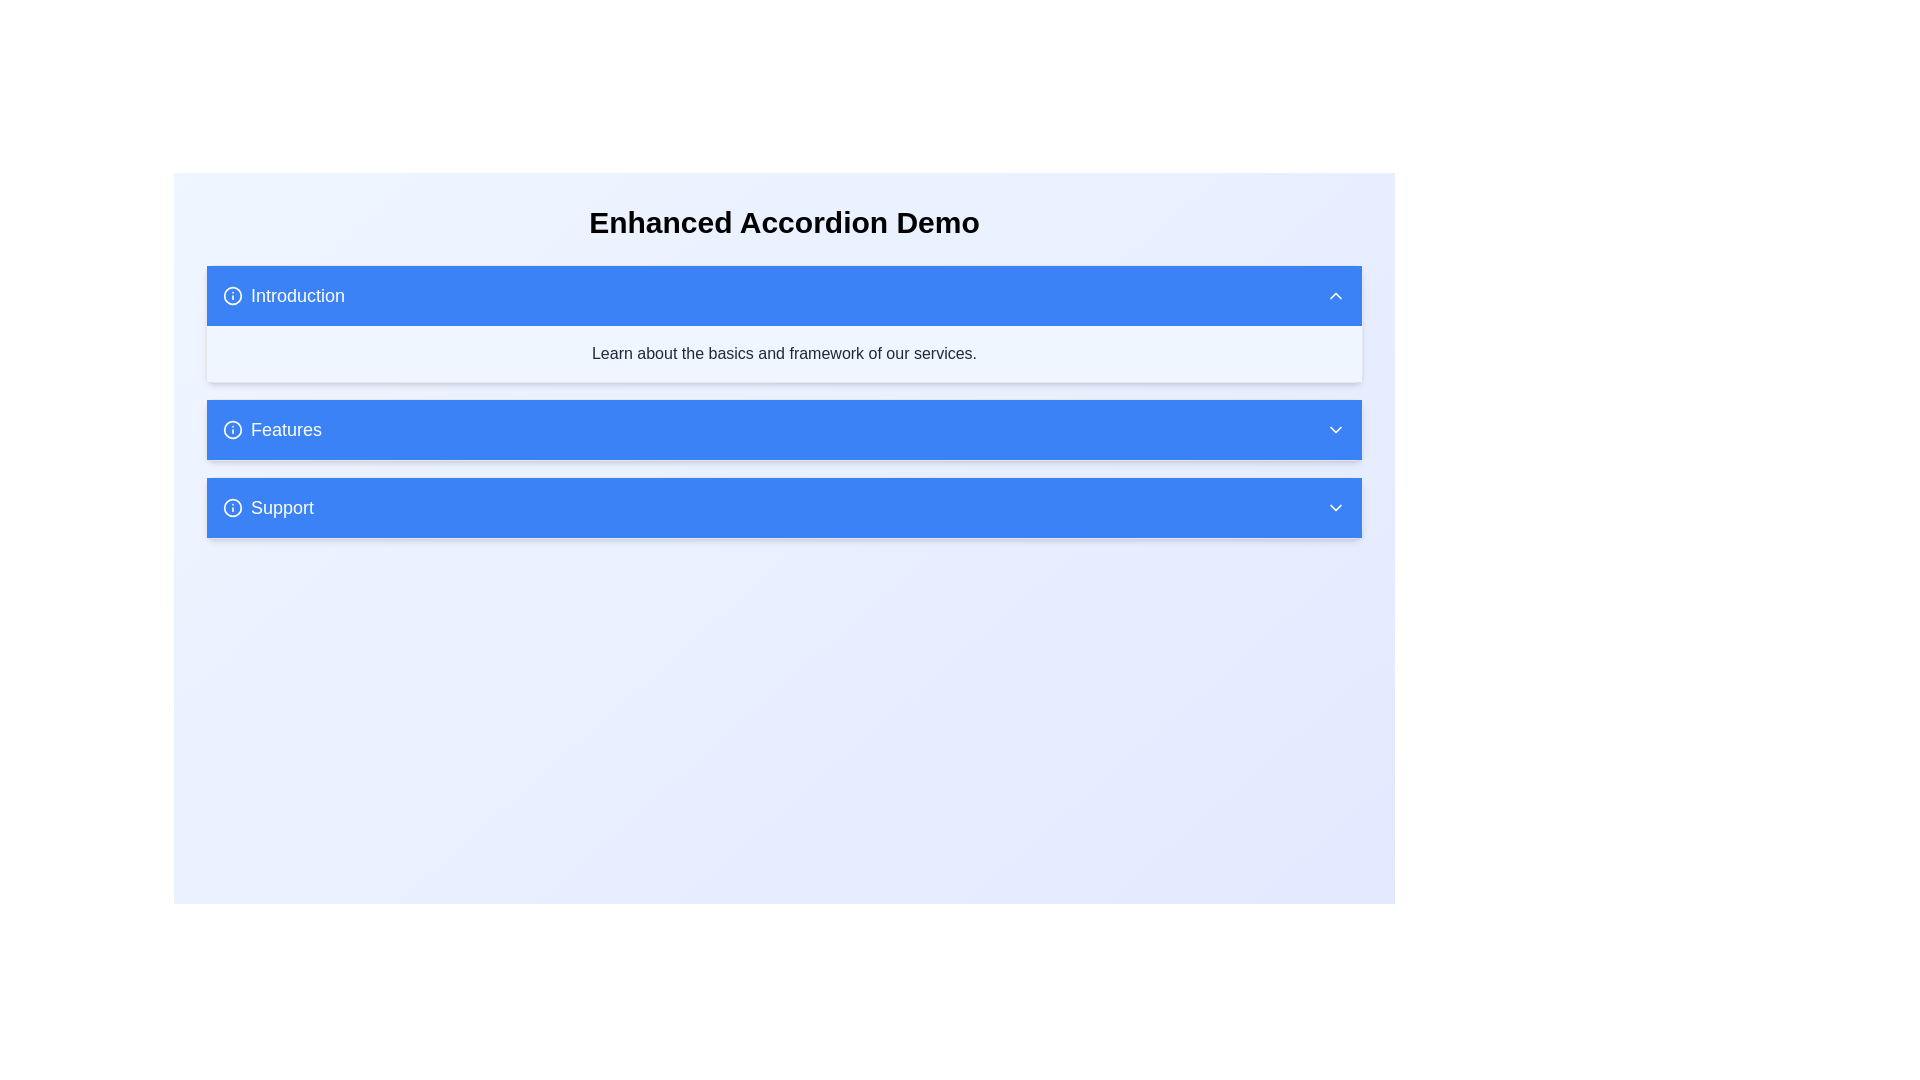 Image resolution: width=1920 pixels, height=1080 pixels. Describe the element at coordinates (281, 507) in the screenshot. I see `the 'Support' text label which is displayed in bold font on a blue background, located in the third section of the vertically stacked menu, aligned to the right of an information icon` at that location.